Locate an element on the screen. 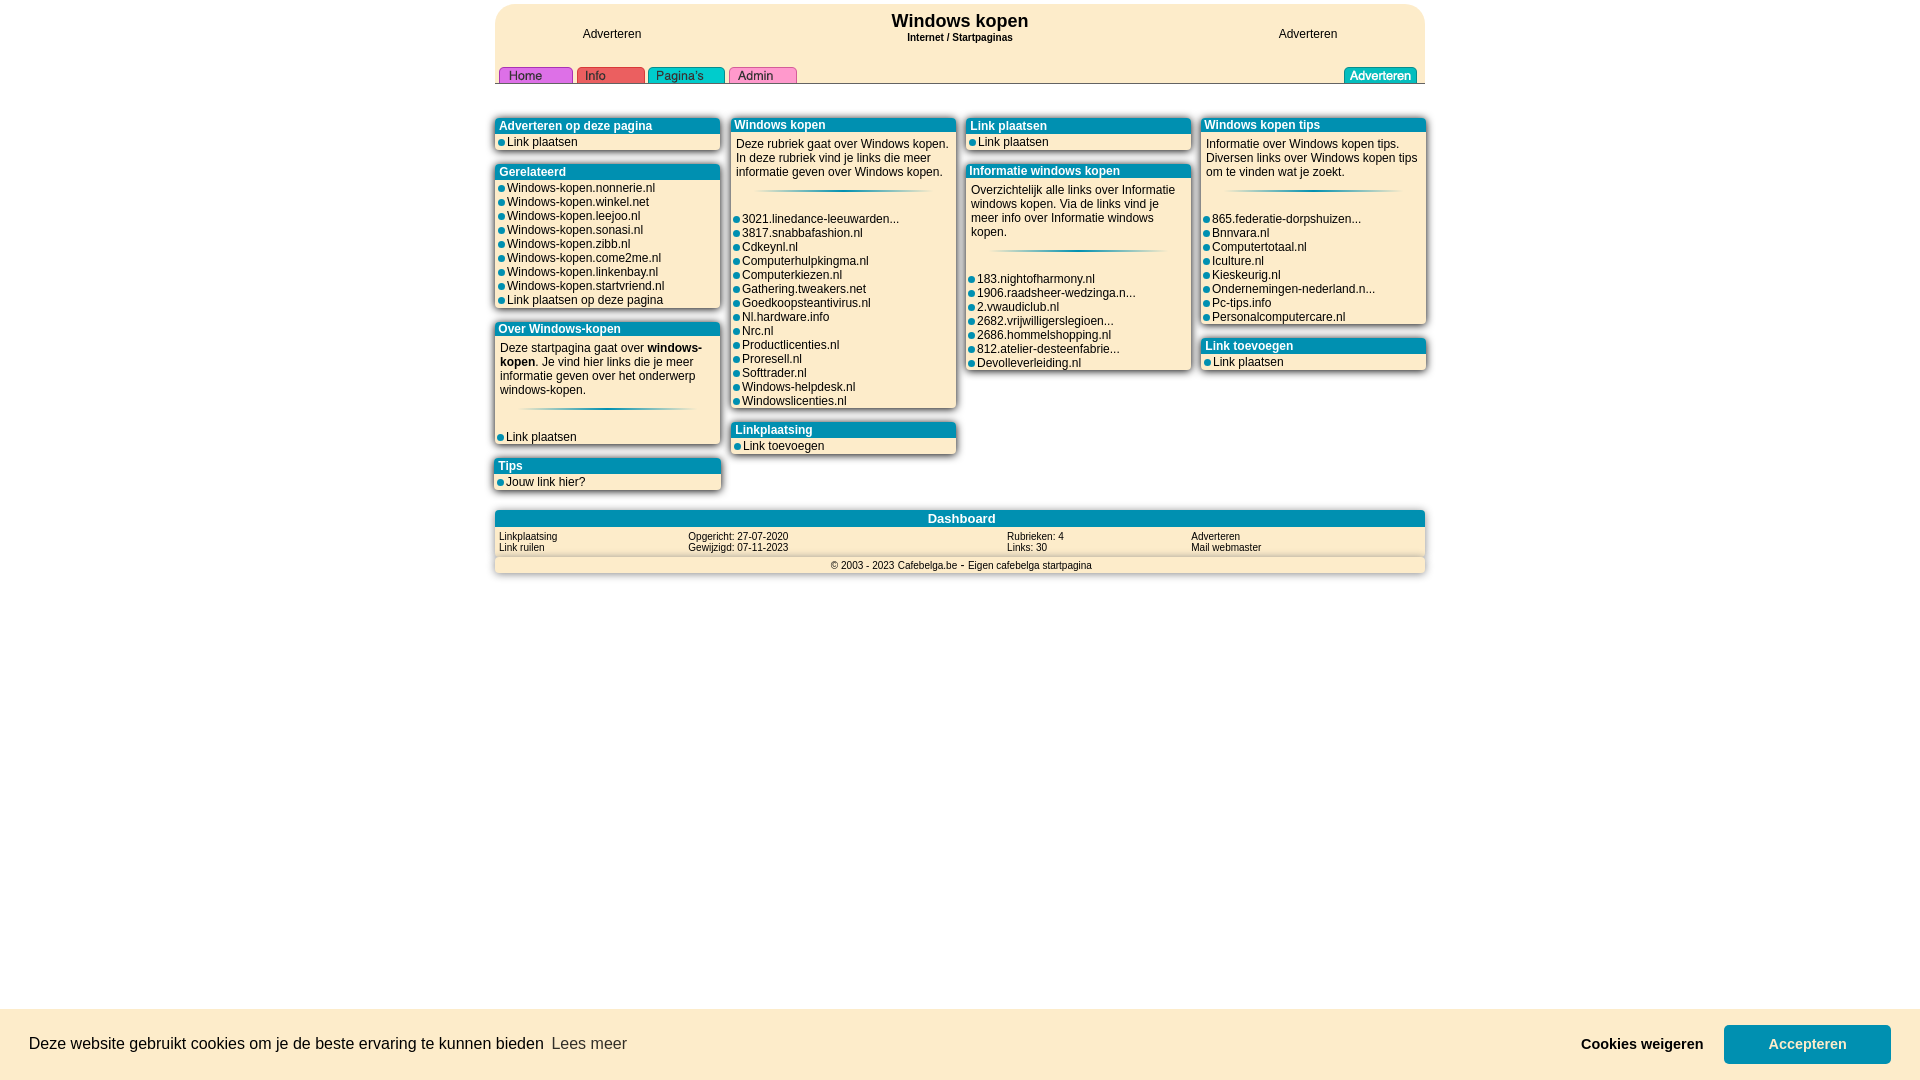 This screenshot has width=1920, height=1080. 'Pc-tips.info' is located at coordinates (1210, 303).